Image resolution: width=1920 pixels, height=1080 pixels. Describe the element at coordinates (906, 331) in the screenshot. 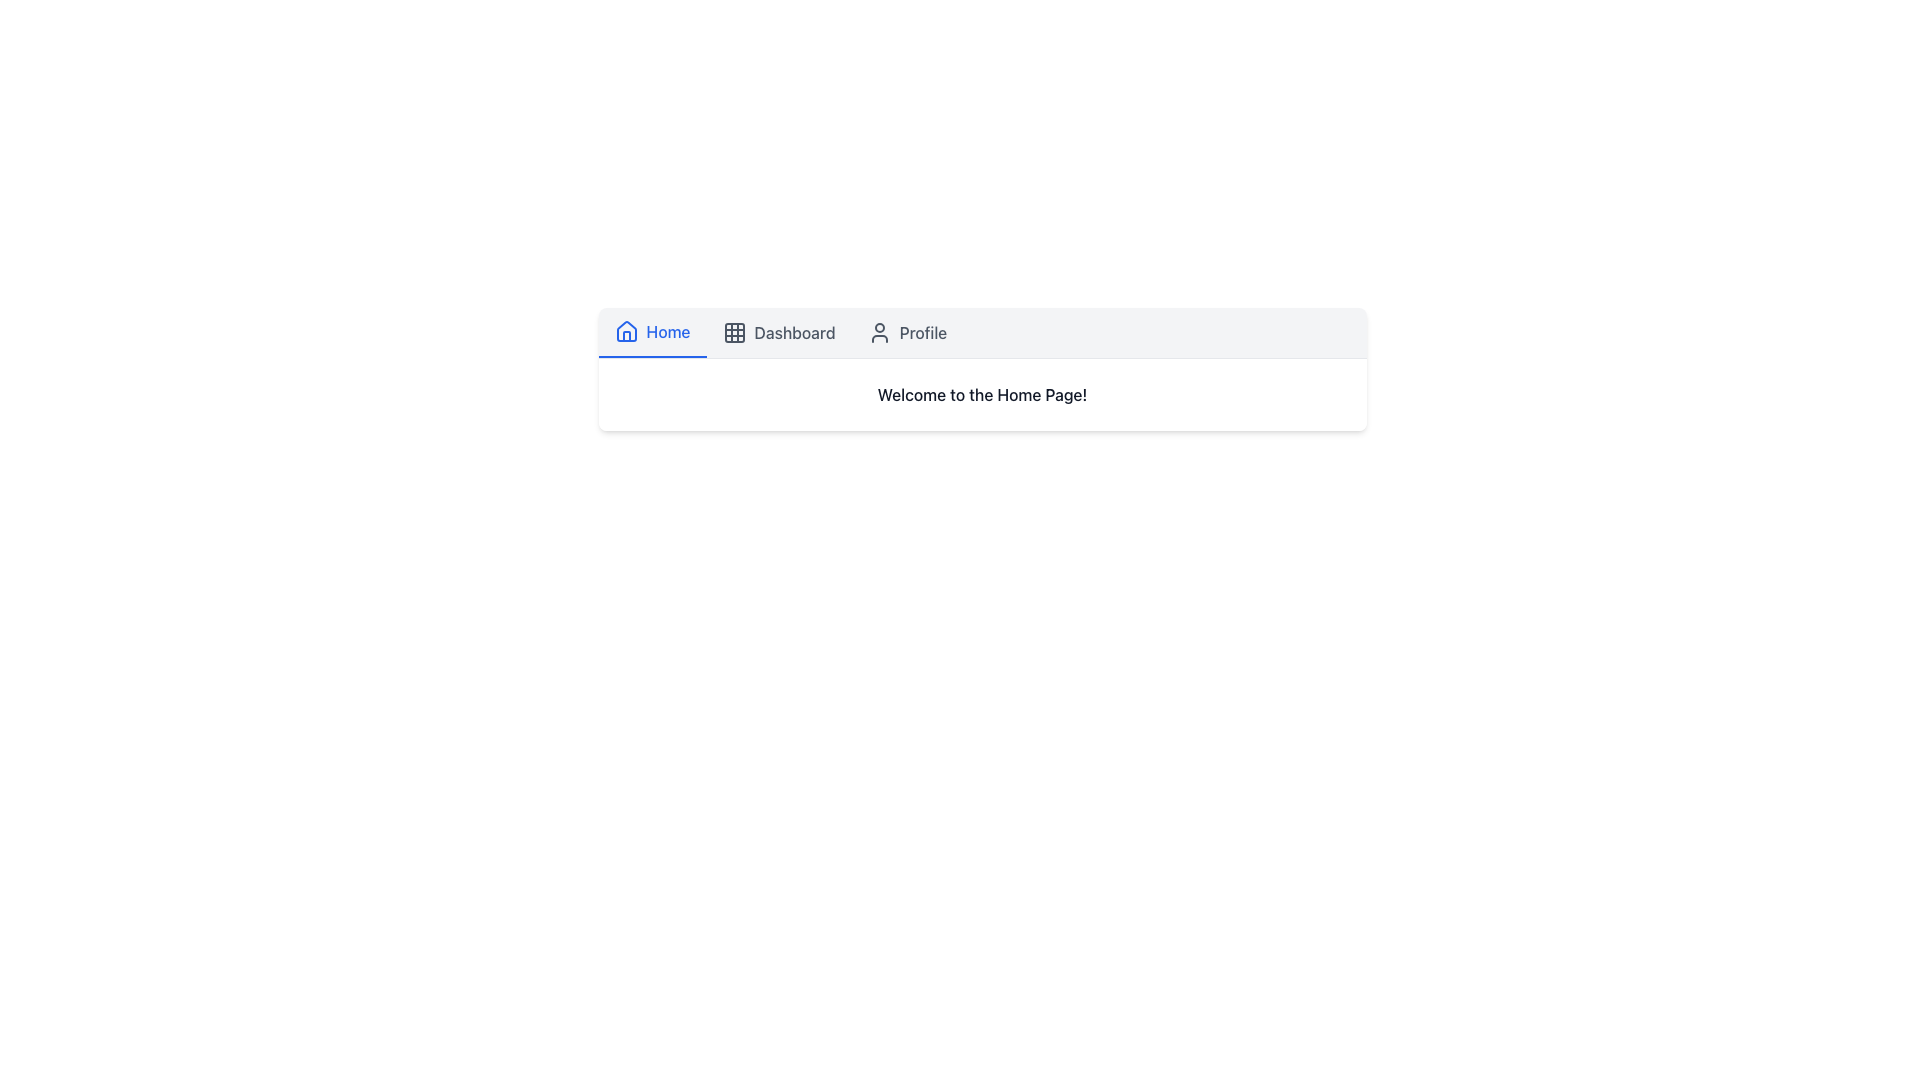

I see `the third tab styled as a button in the navigation header to change the color of the text, which links to the user's profile section` at that location.